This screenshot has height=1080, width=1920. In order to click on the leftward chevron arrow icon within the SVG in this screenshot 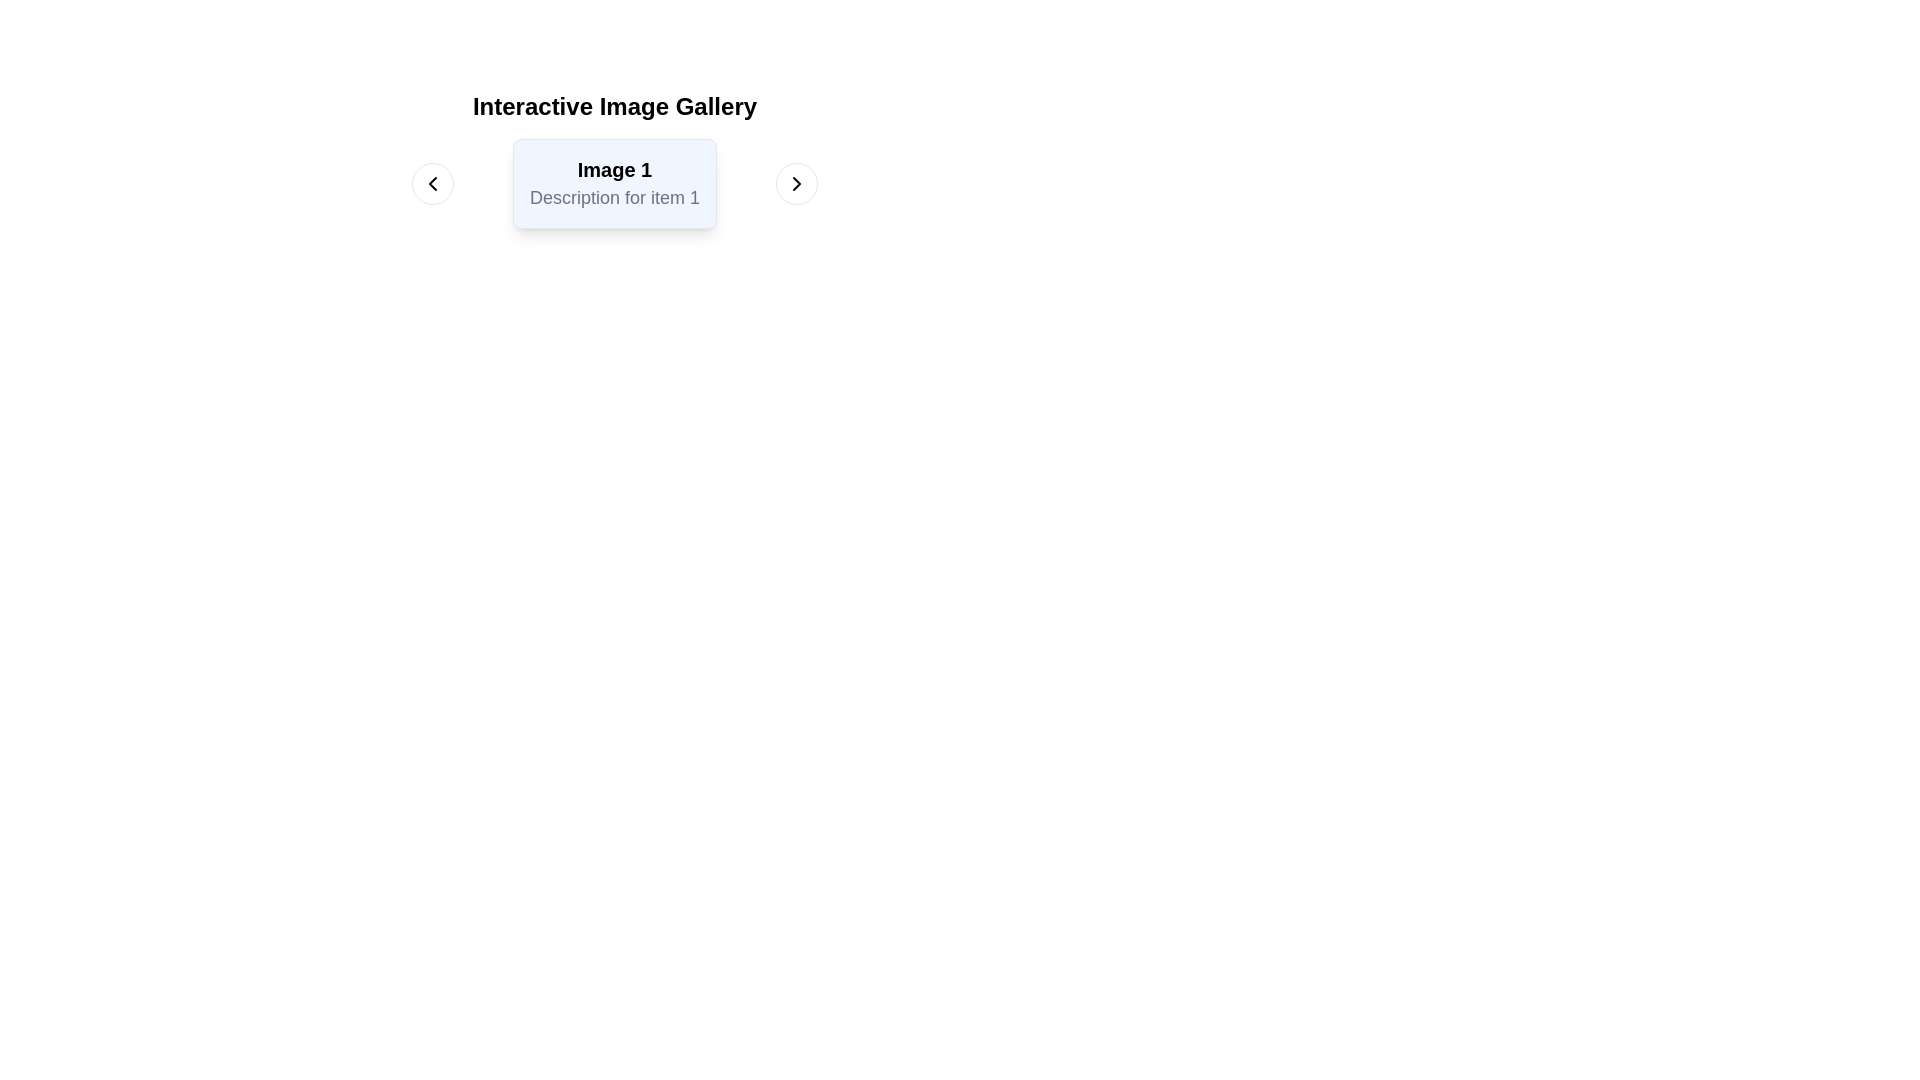, I will do `click(431, 184)`.